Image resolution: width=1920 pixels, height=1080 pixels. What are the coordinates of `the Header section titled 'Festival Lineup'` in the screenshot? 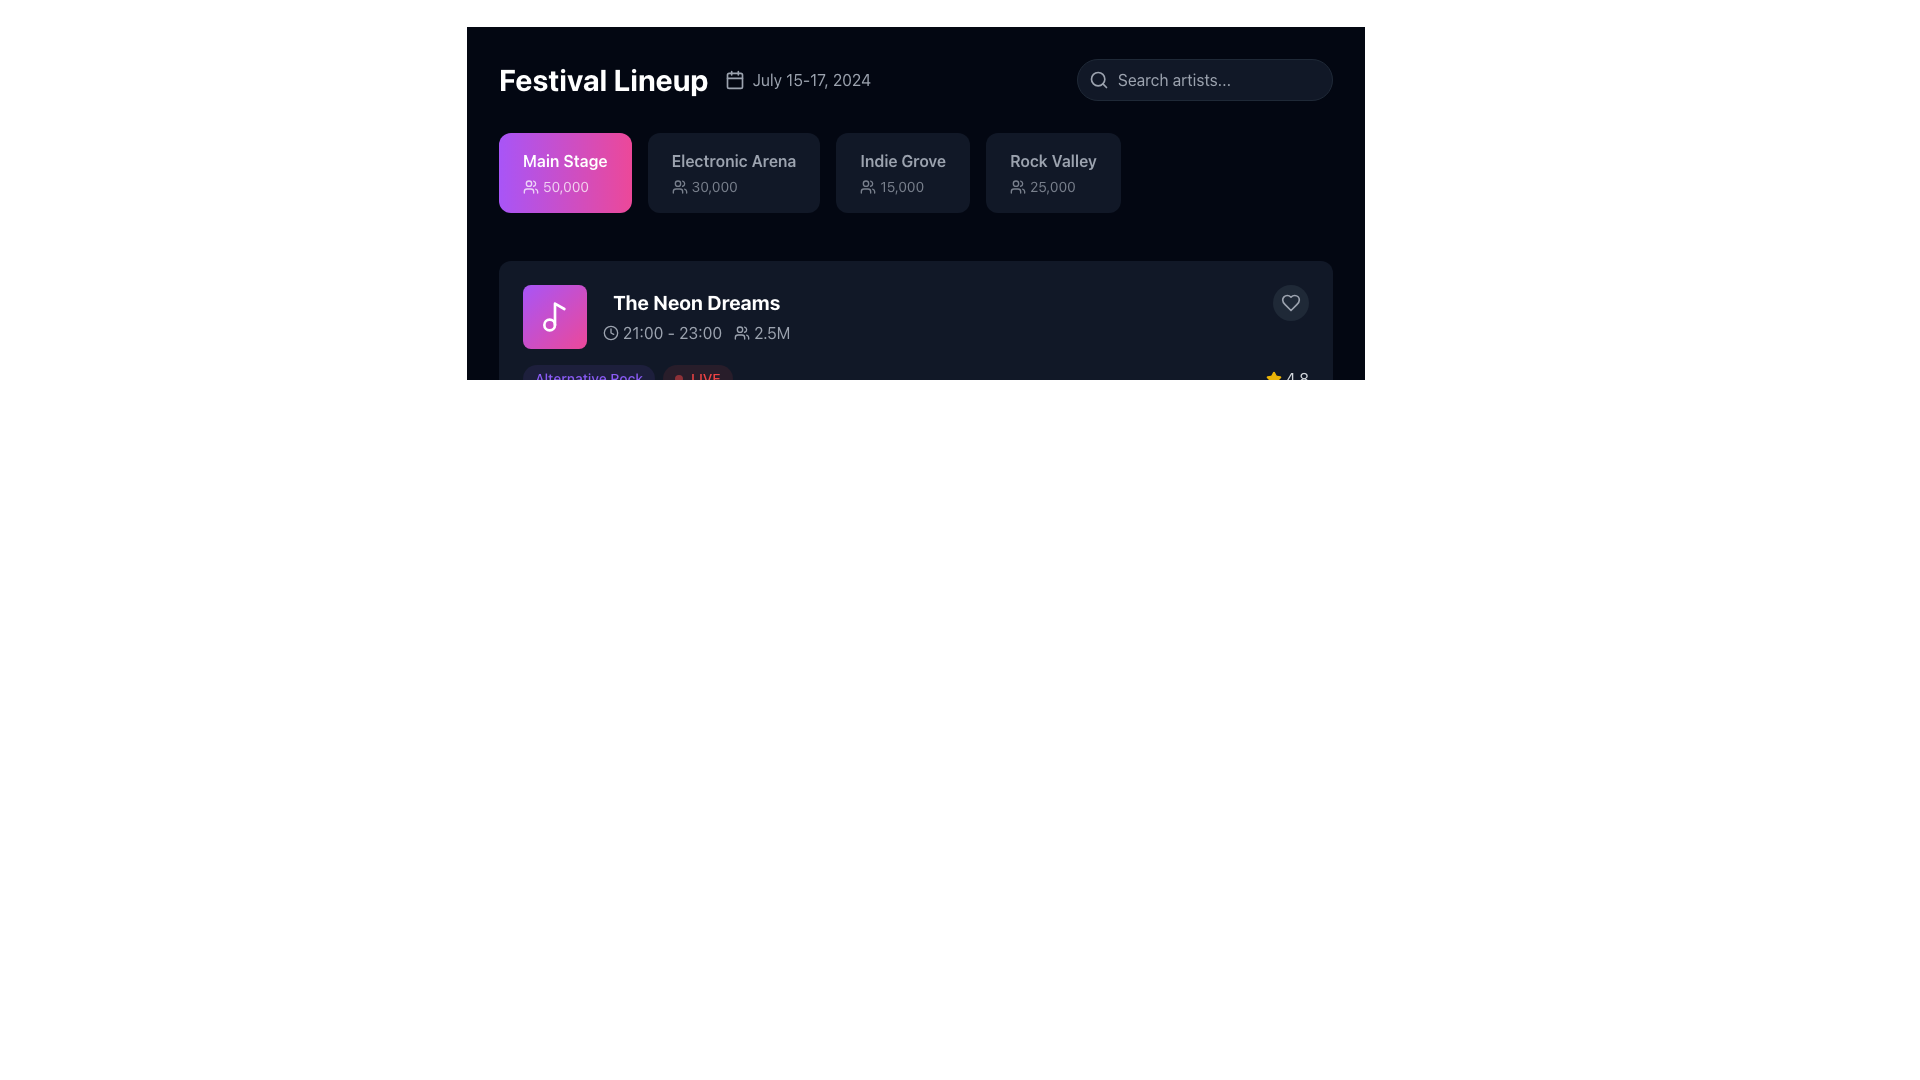 It's located at (915, 191).